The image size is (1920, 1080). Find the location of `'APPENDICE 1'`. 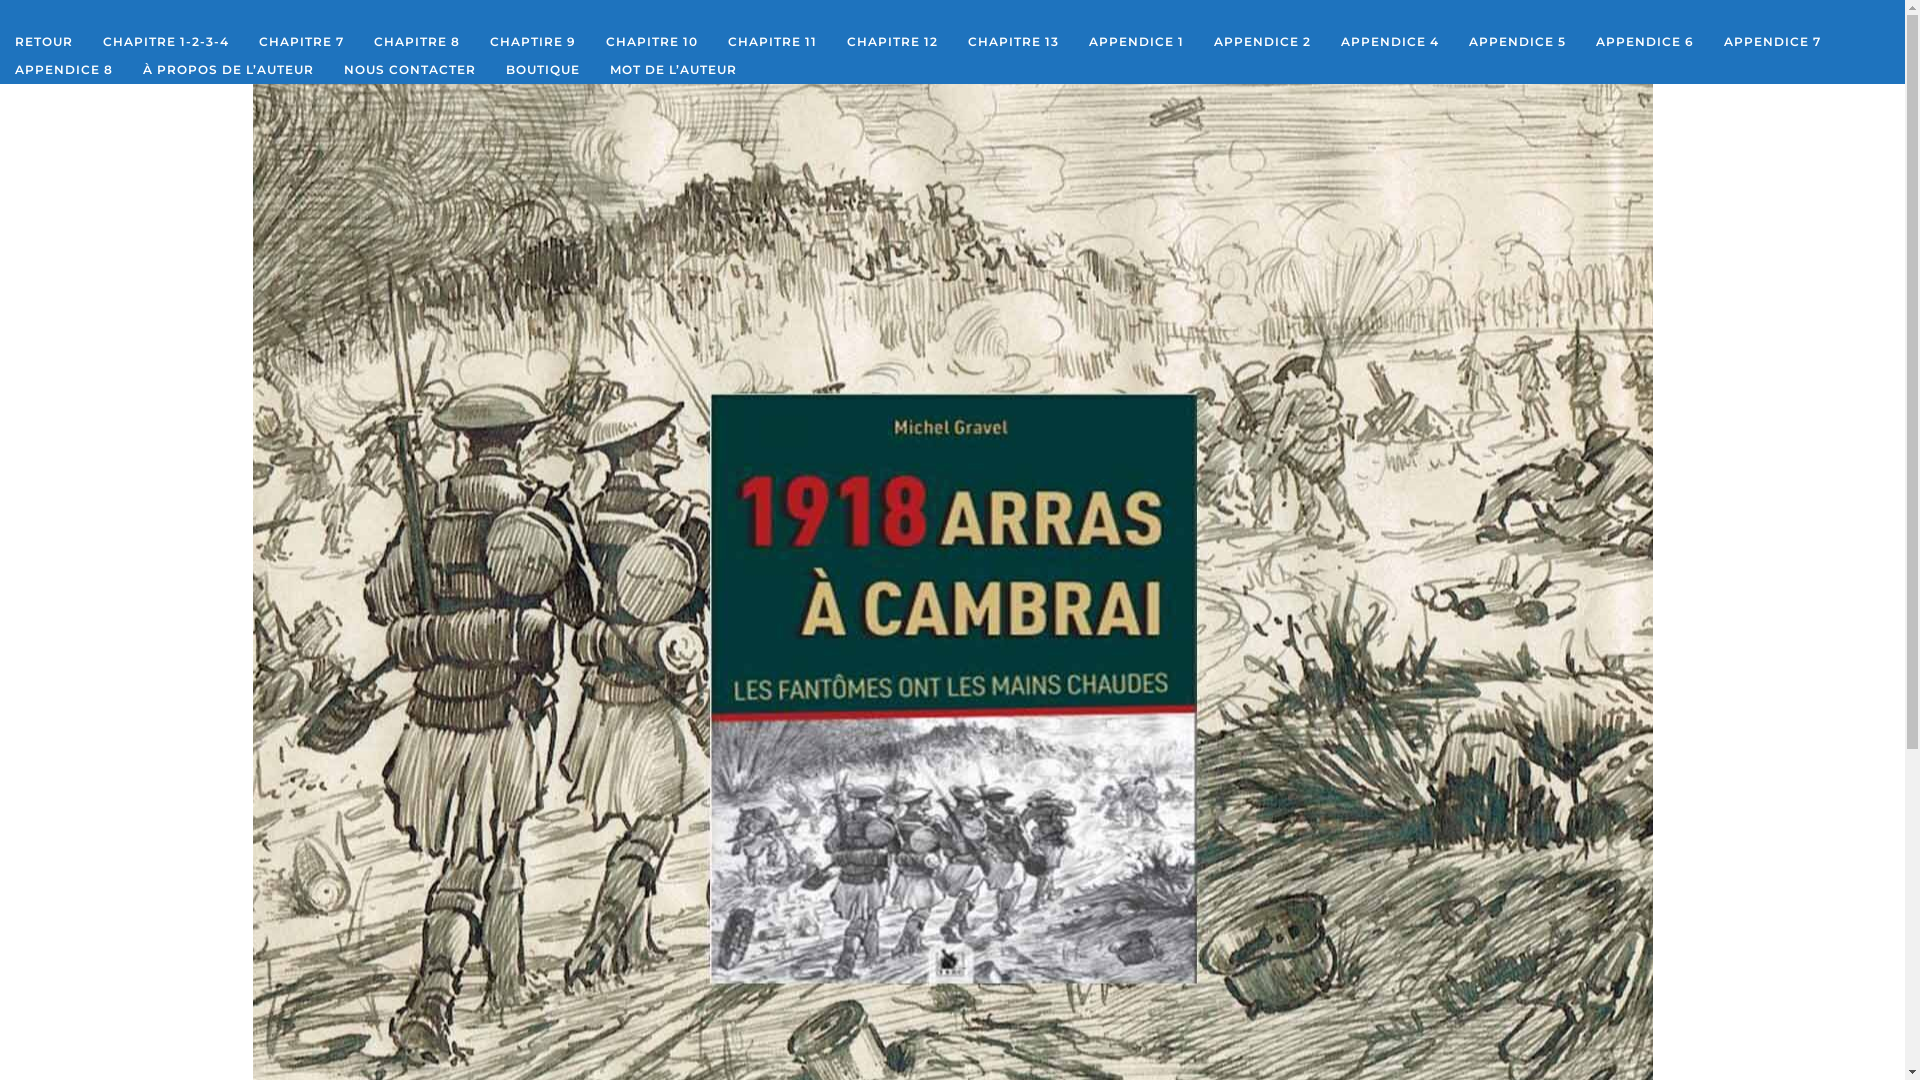

'APPENDICE 1' is located at coordinates (1136, 42).